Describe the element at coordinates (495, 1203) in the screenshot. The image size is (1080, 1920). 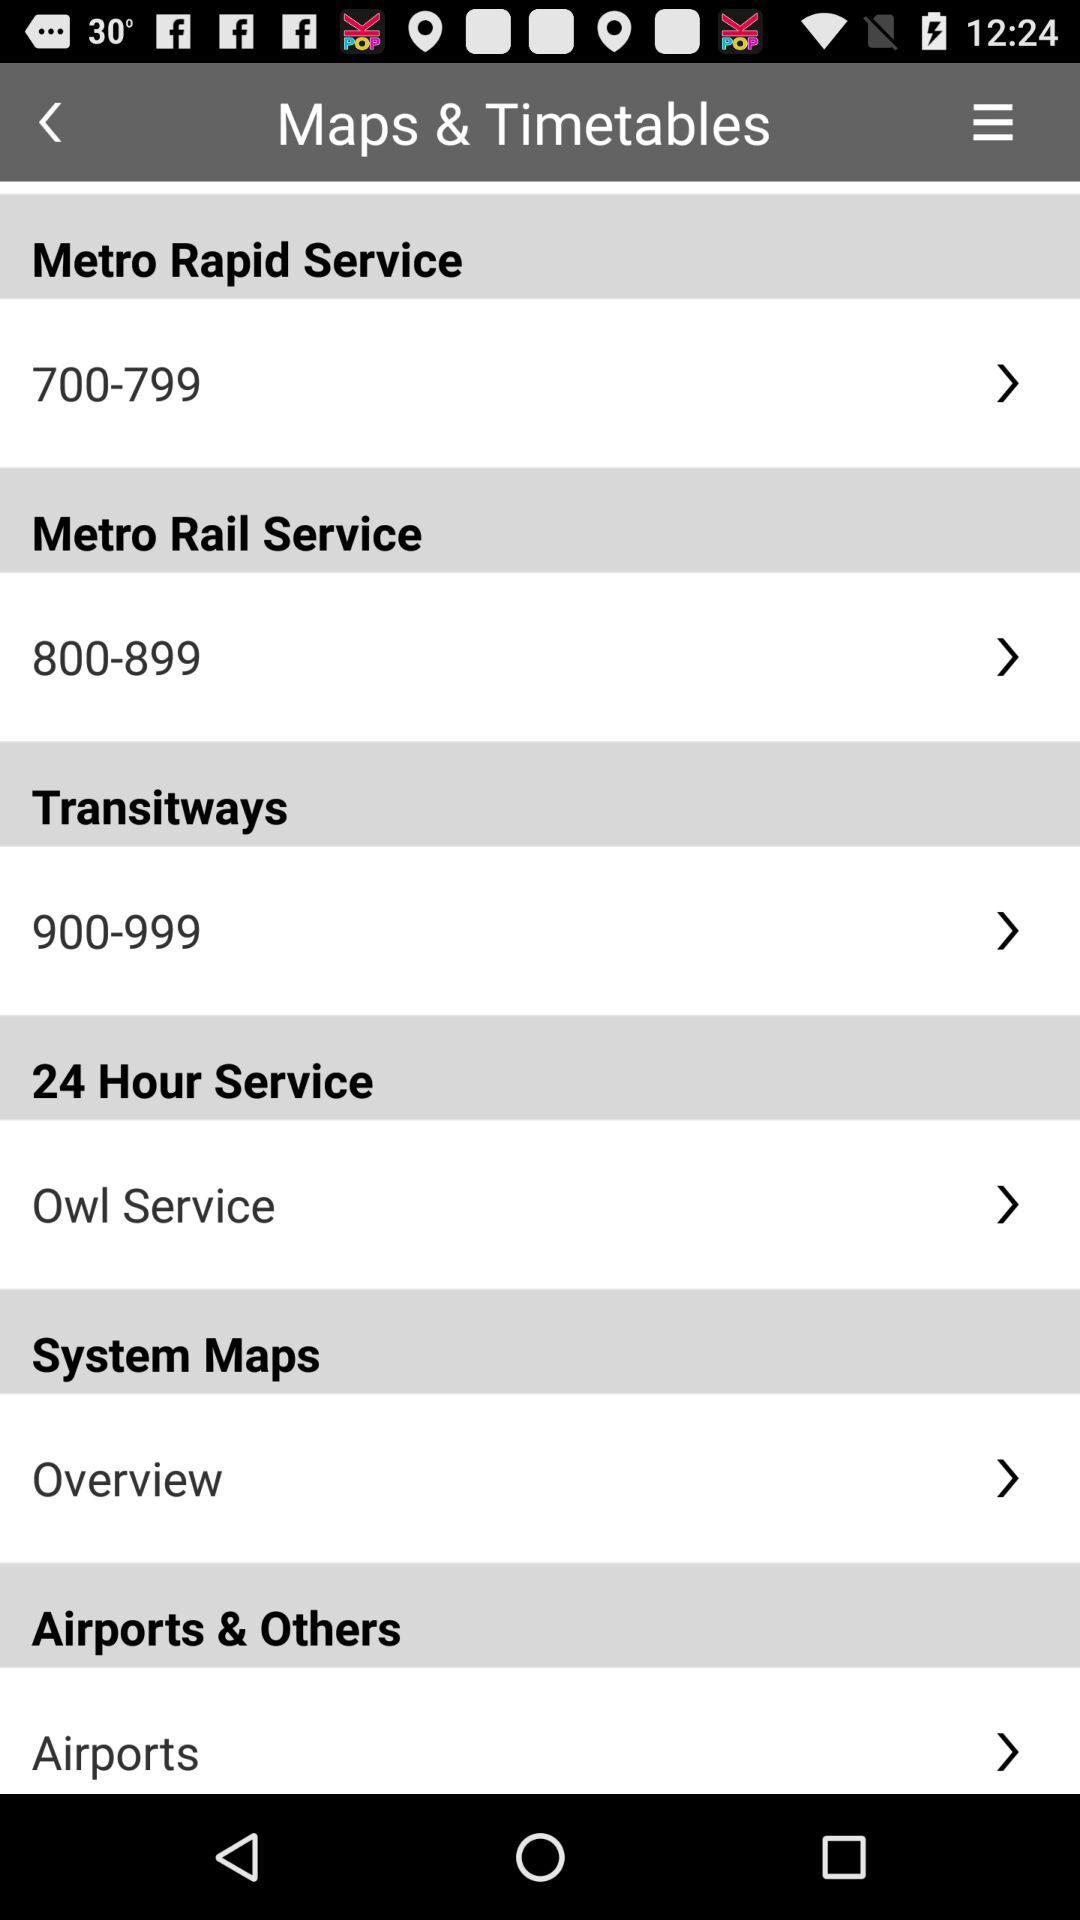
I see `item below the 24 hour service item` at that location.